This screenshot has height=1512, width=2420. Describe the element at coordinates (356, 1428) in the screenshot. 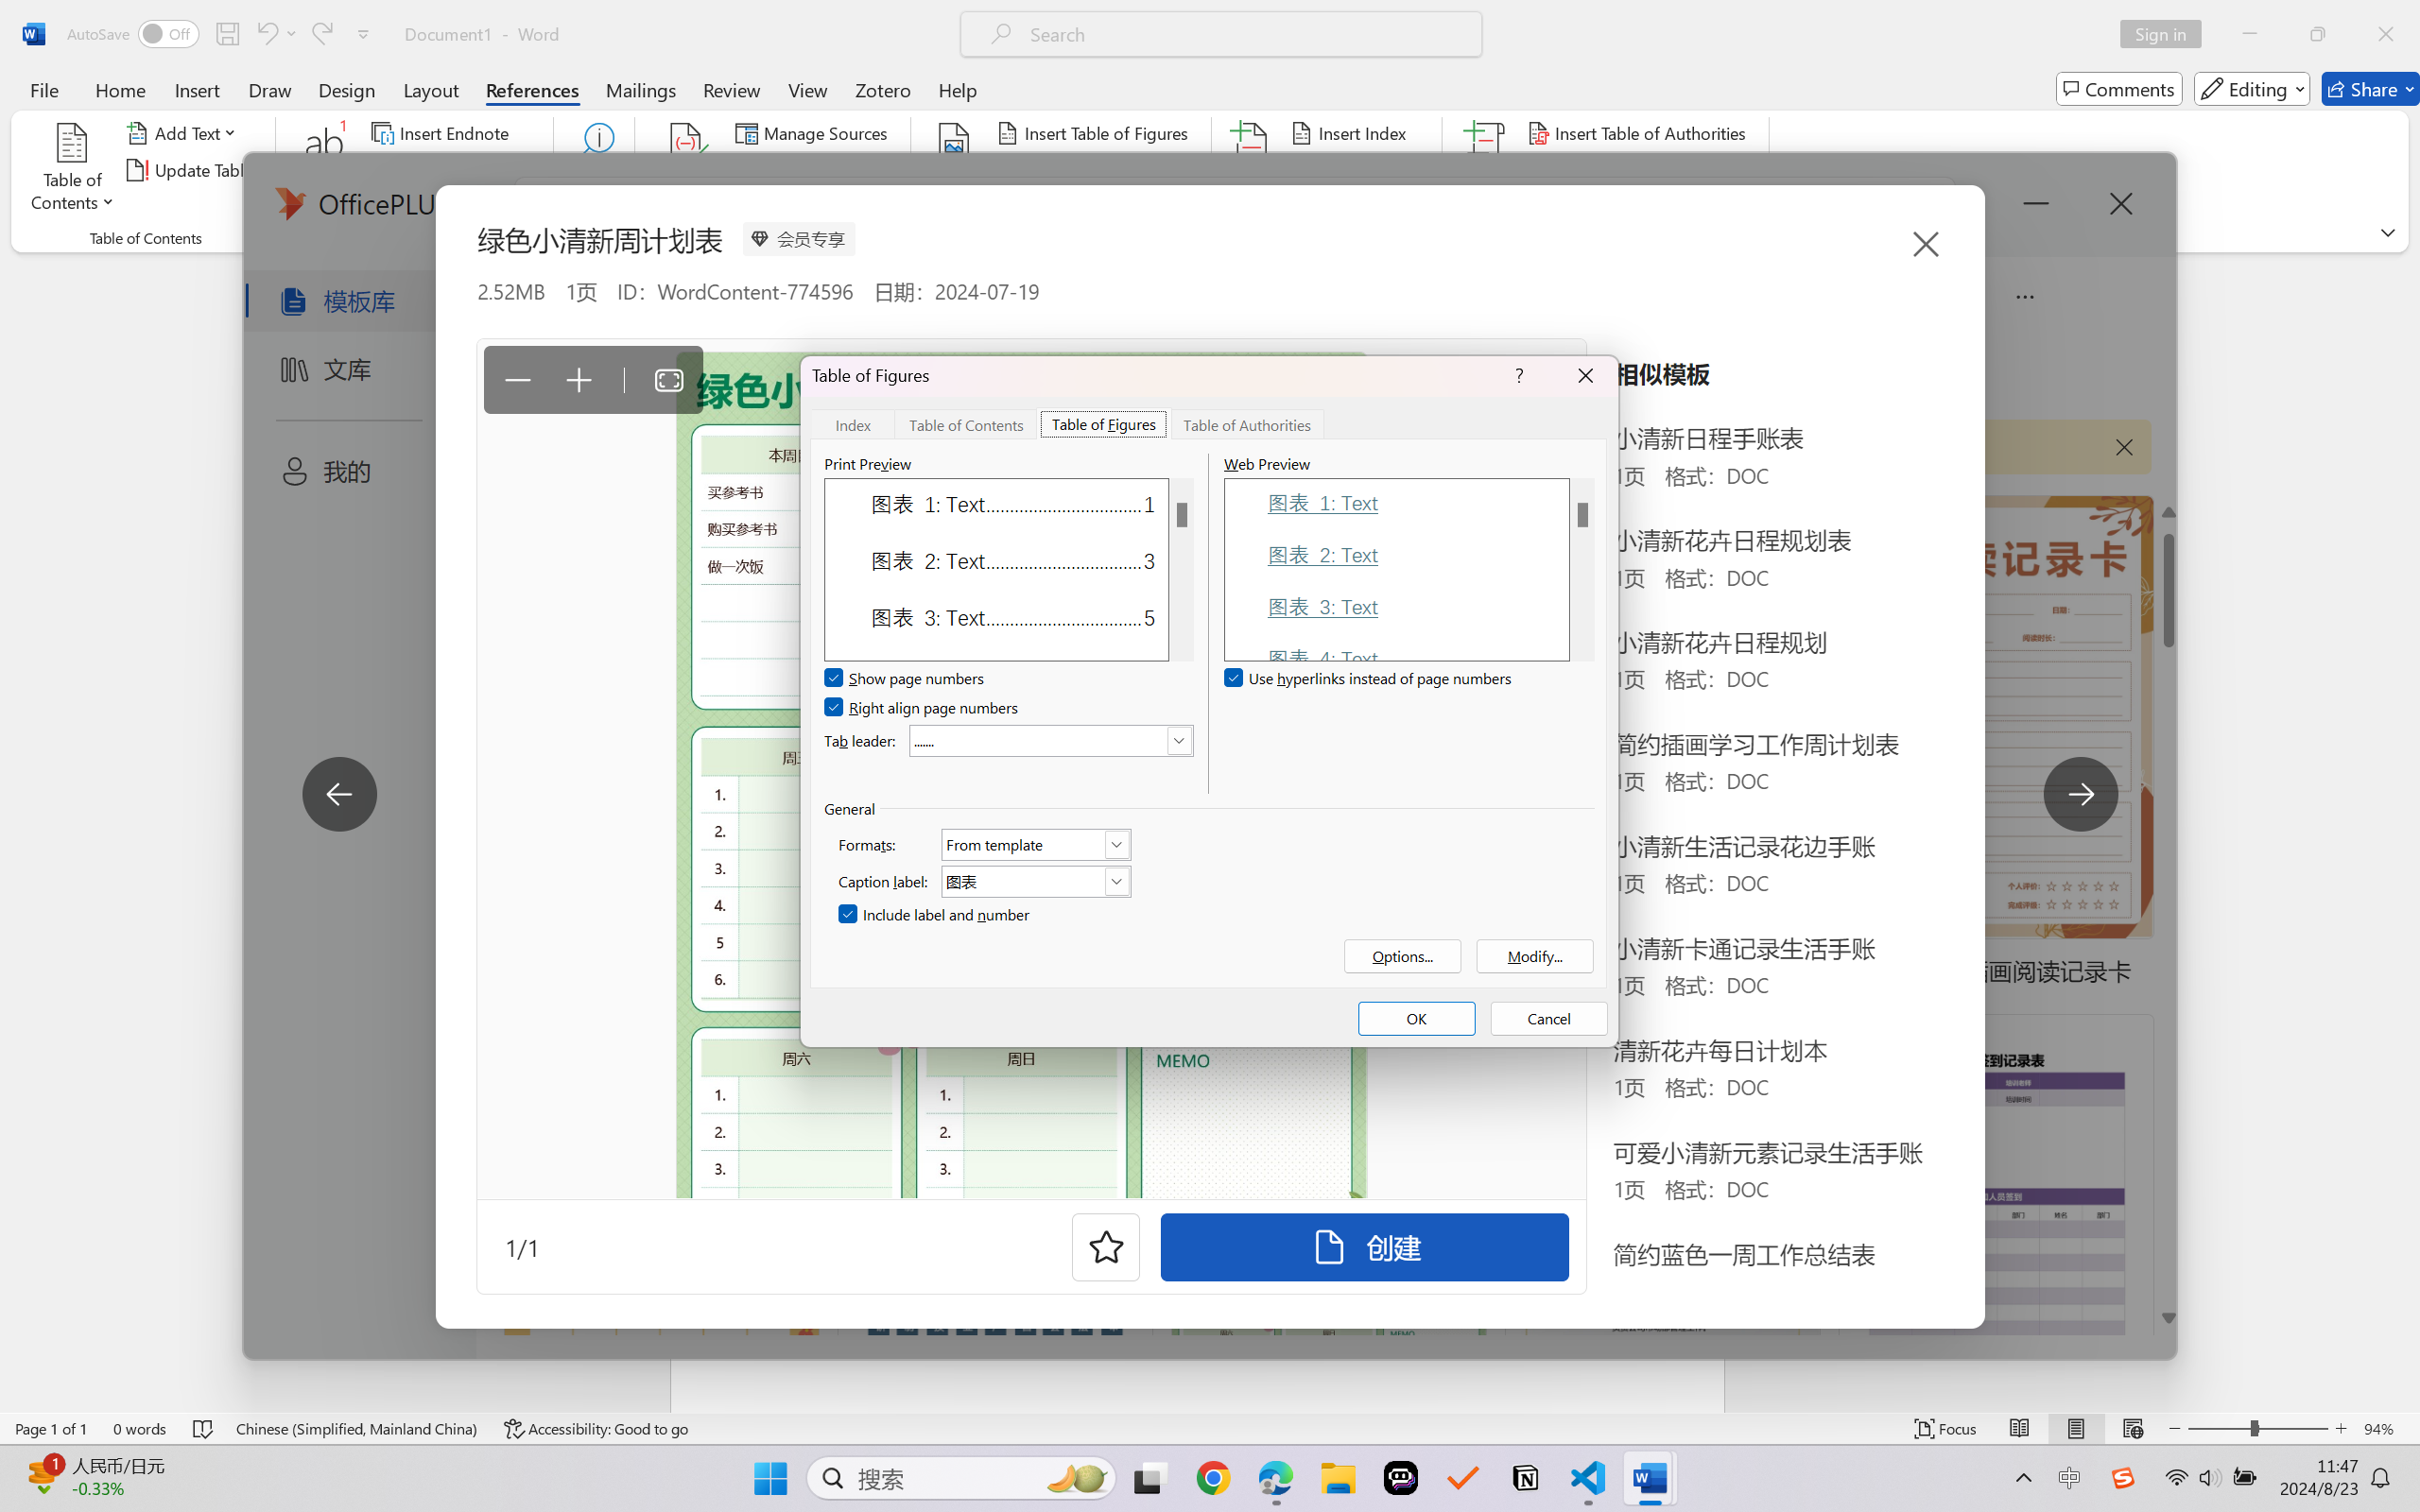

I see `'Language Chinese (Simplified, Mainland China)'` at that location.